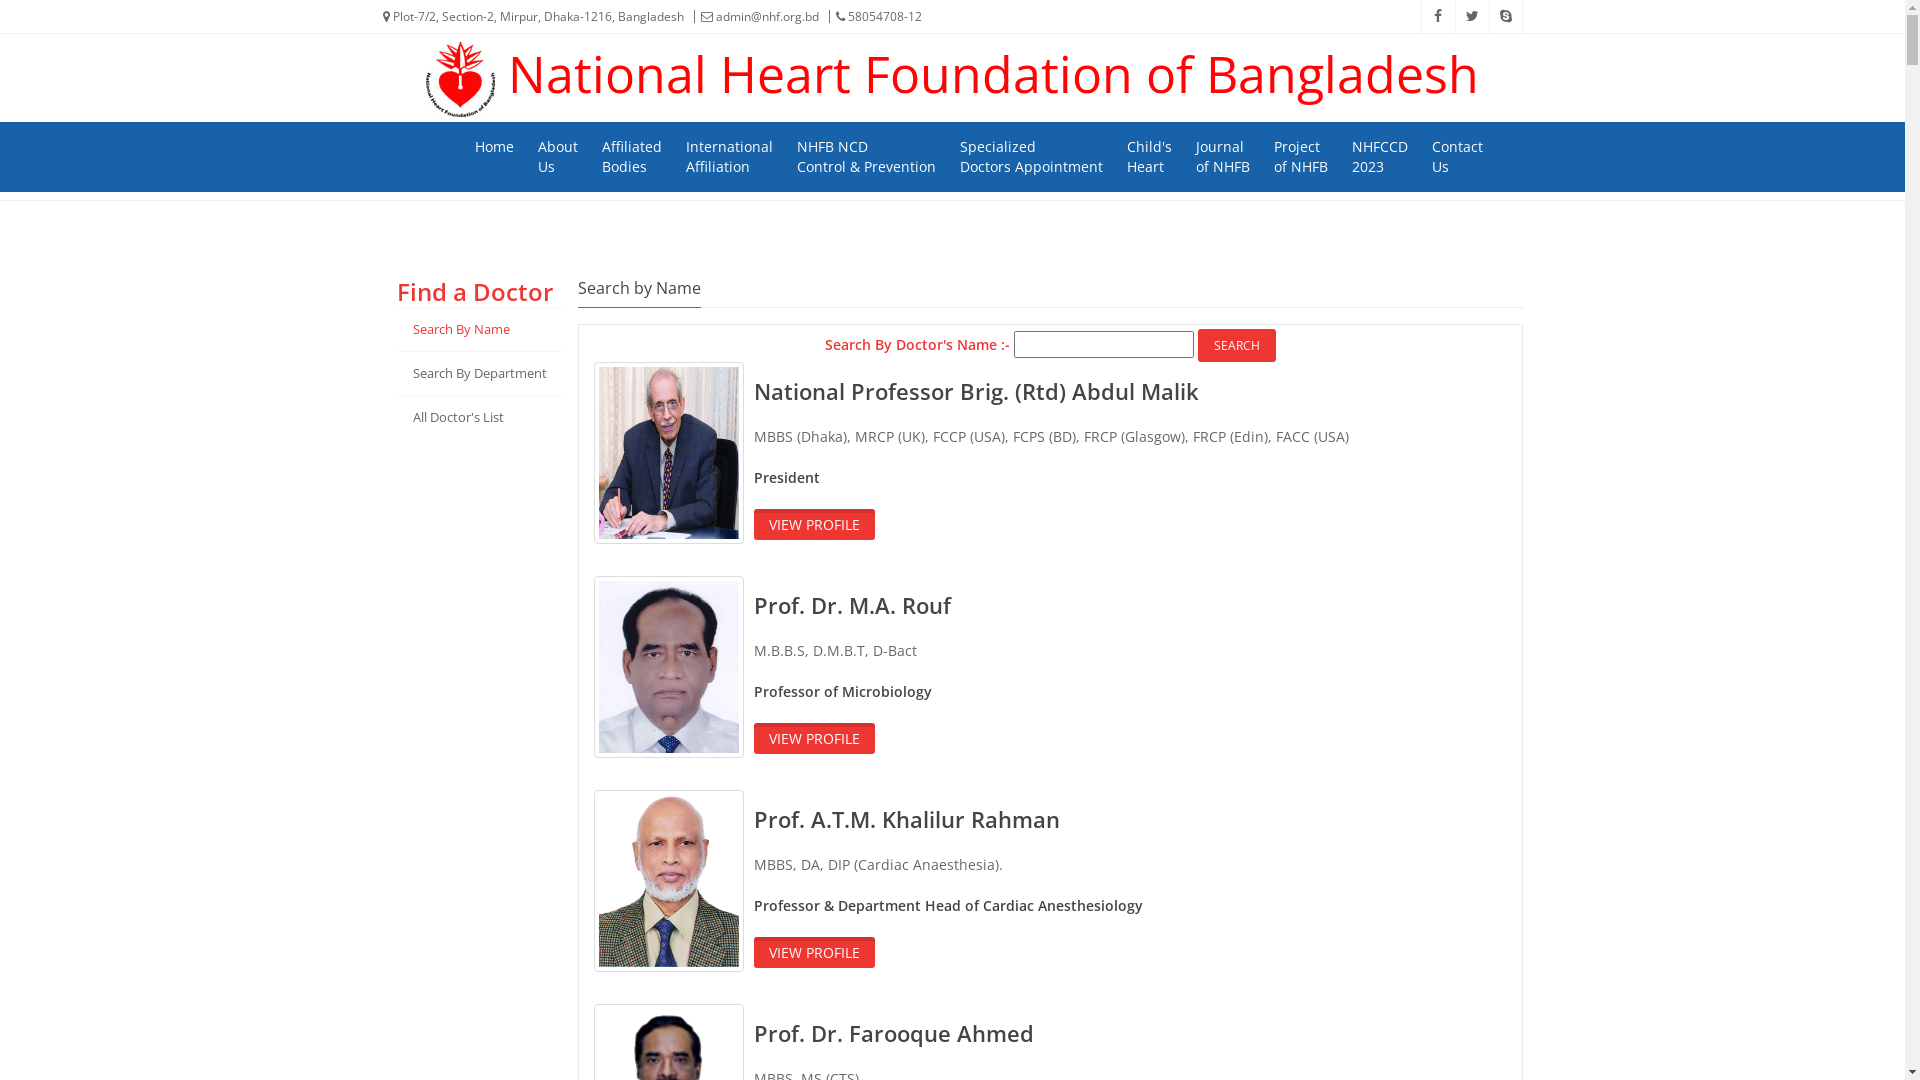 The image size is (1920, 1080). Describe the element at coordinates (1030, 156) in the screenshot. I see `'Specialized` at that location.